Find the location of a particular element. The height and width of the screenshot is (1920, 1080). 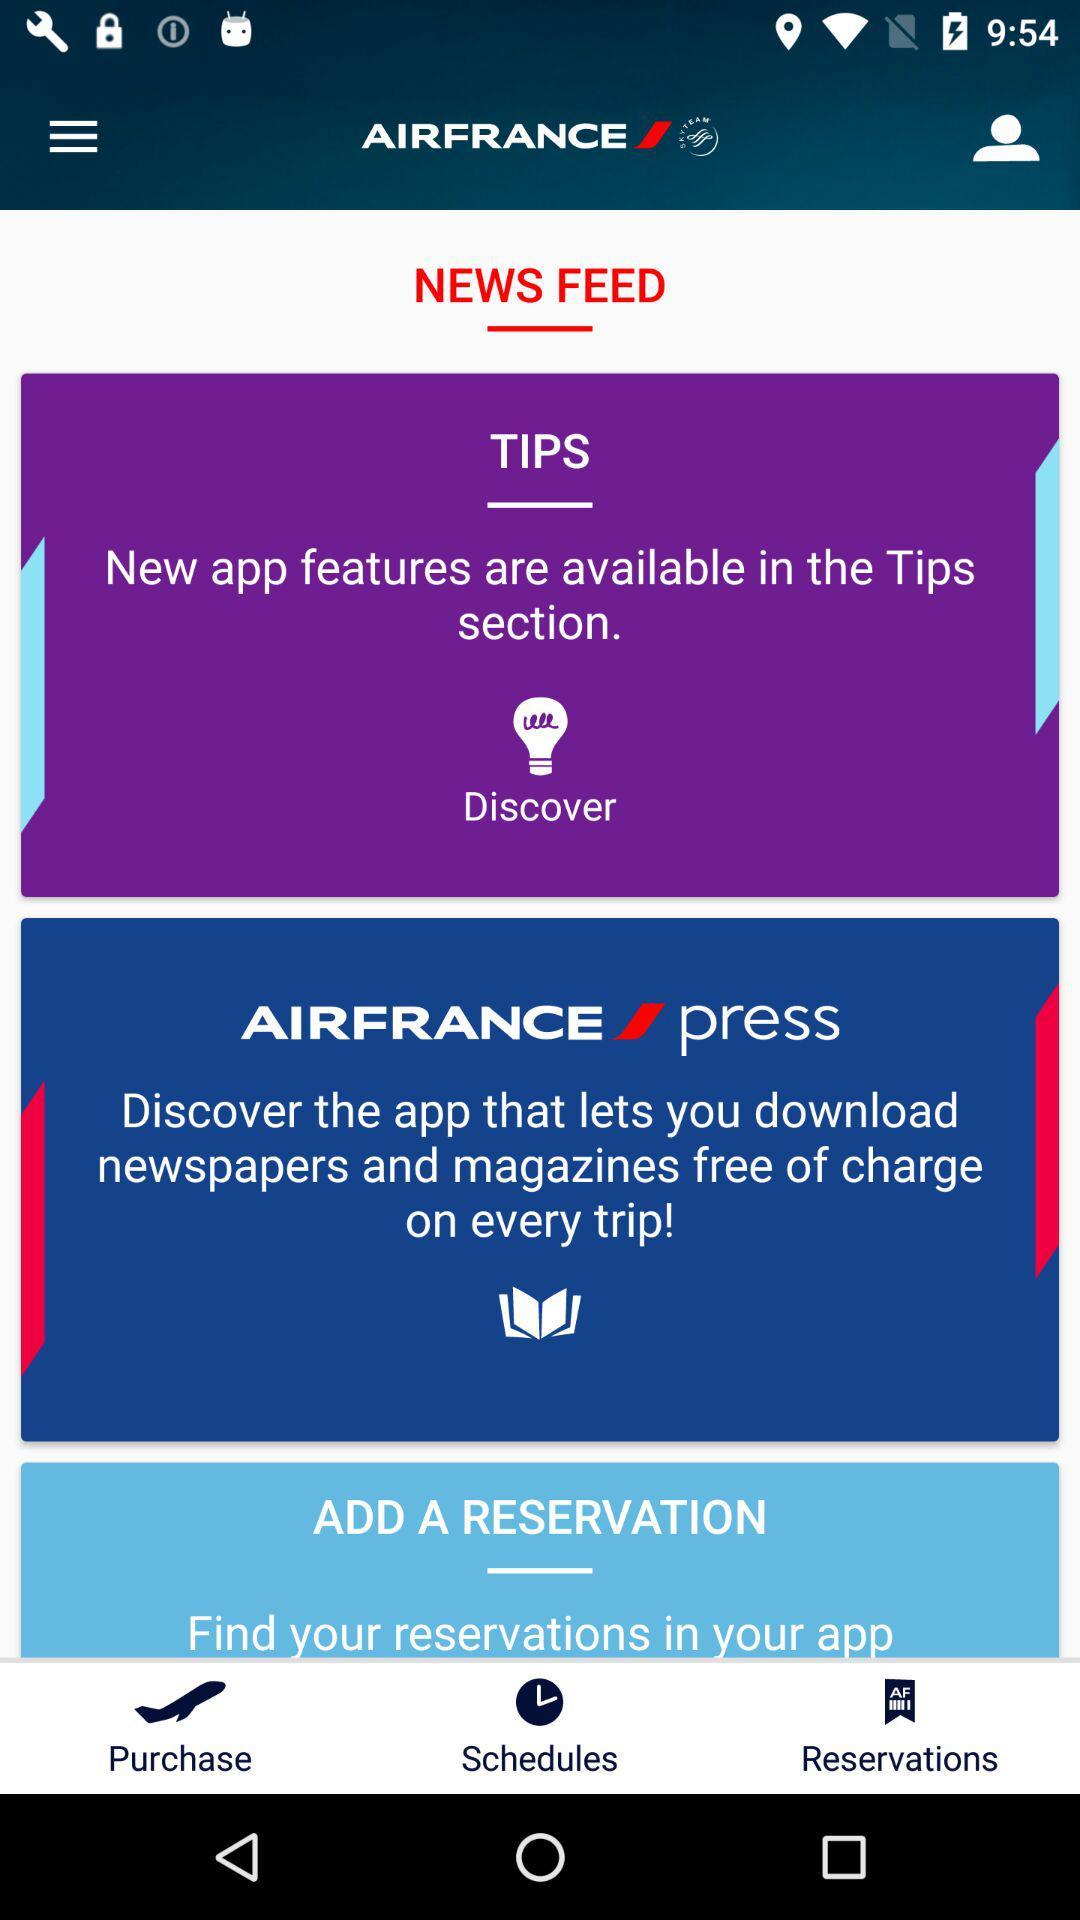

the item to the right of purchase is located at coordinates (540, 1727).